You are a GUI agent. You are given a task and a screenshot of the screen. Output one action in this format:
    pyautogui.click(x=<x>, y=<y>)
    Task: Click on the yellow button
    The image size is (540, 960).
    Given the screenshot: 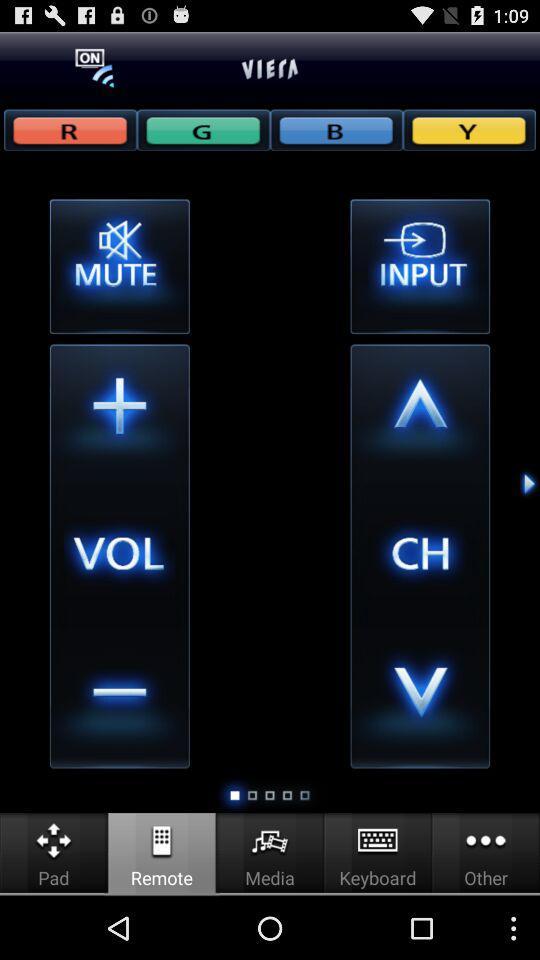 What is the action you would take?
    pyautogui.click(x=469, y=128)
    